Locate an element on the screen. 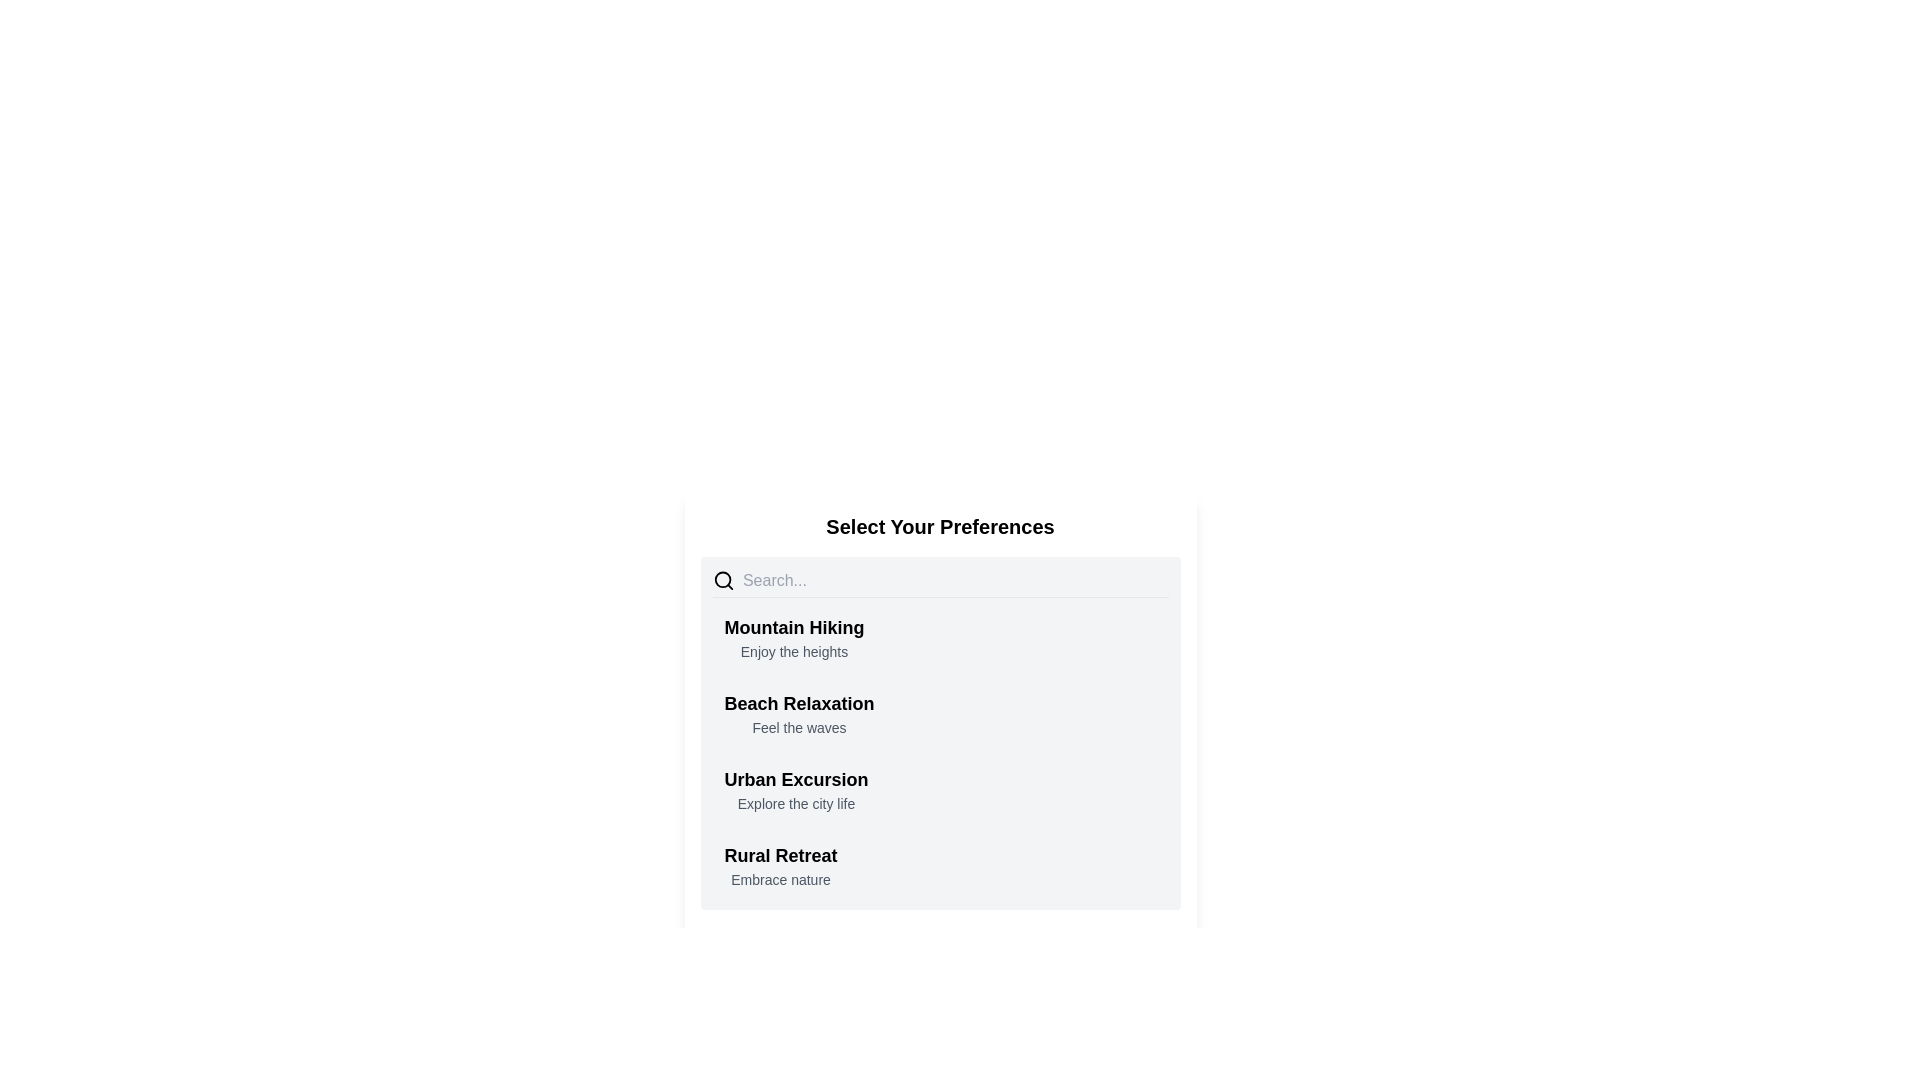 Image resolution: width=1920 pixels, height=1080 pixels. text label that says 'Rural Retreat', which is the first text in a list and prominently styled in bold font is located at coordinates (780, 855).